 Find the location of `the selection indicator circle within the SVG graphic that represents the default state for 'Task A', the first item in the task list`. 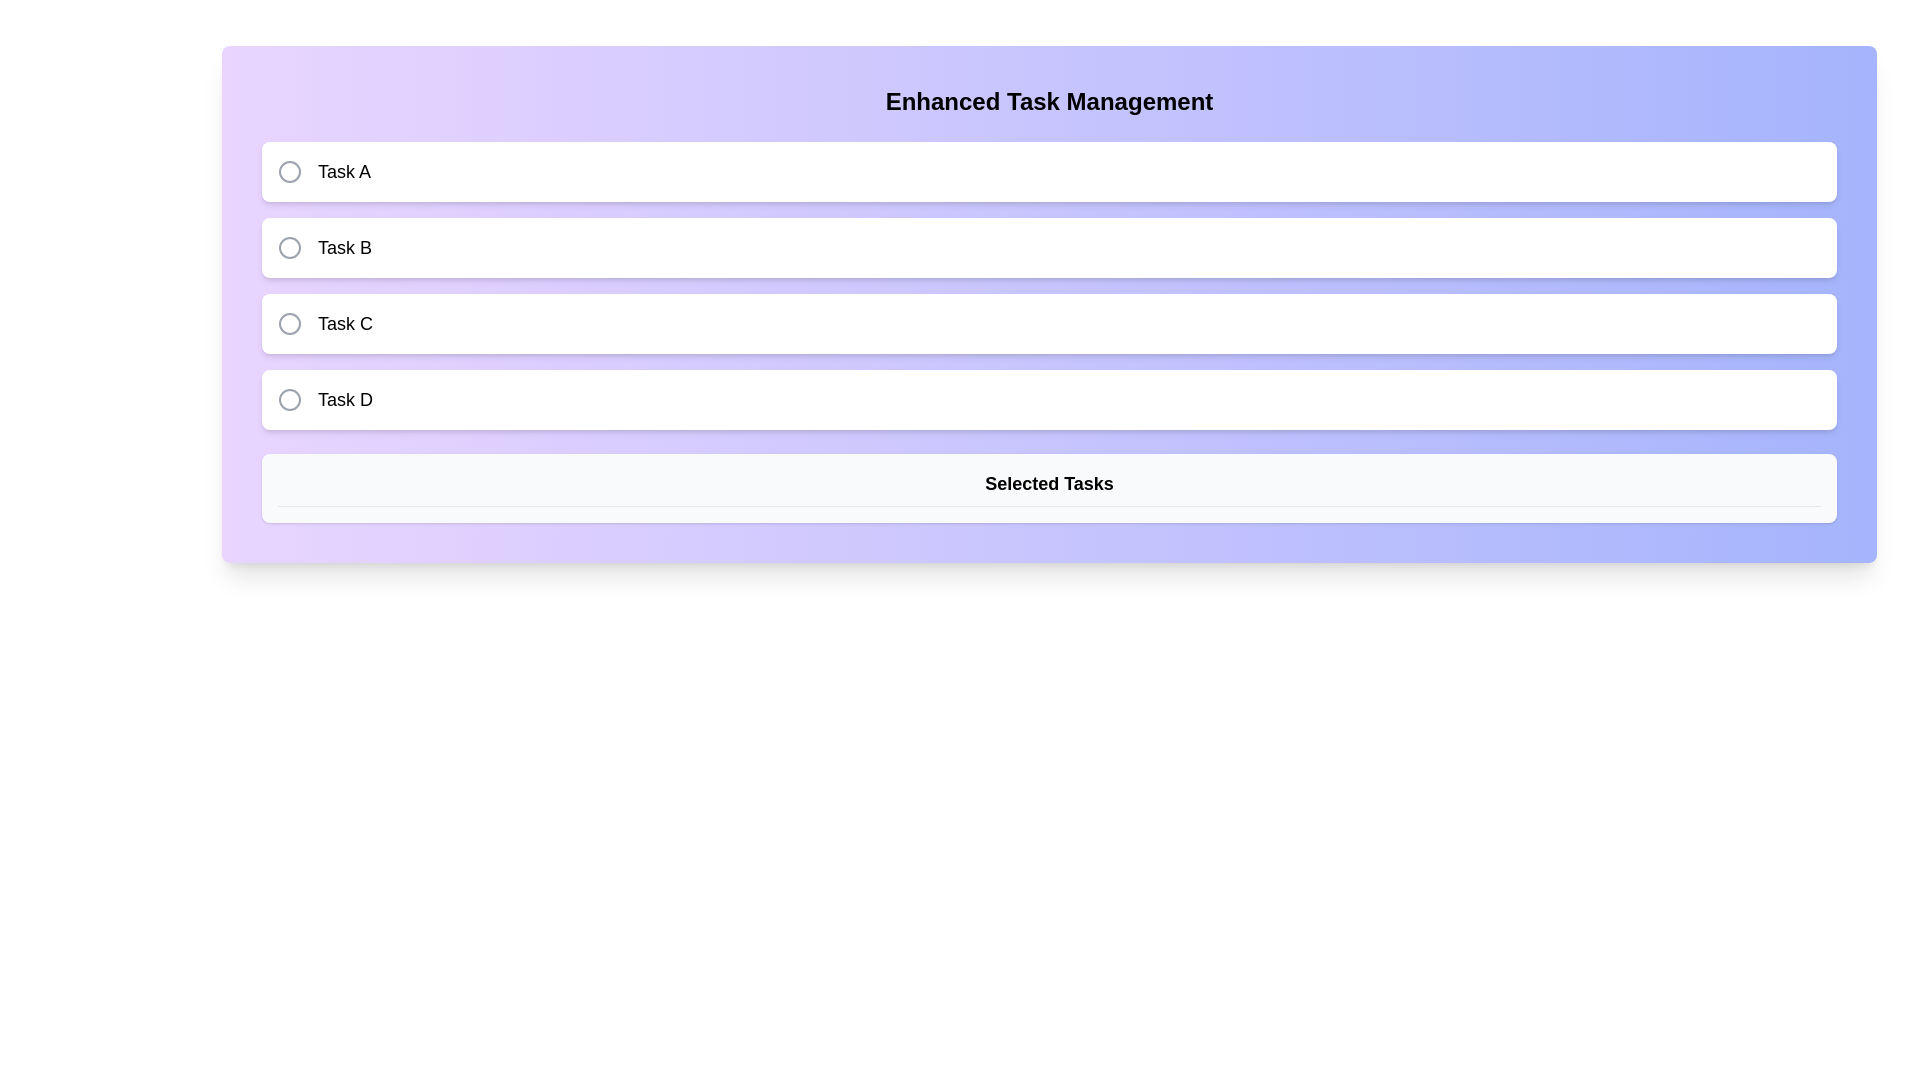

the selection indicator circle within the SVG graphic that represents the default state for 'Task A', the first item in the task list is located at coordinates (288, 171).